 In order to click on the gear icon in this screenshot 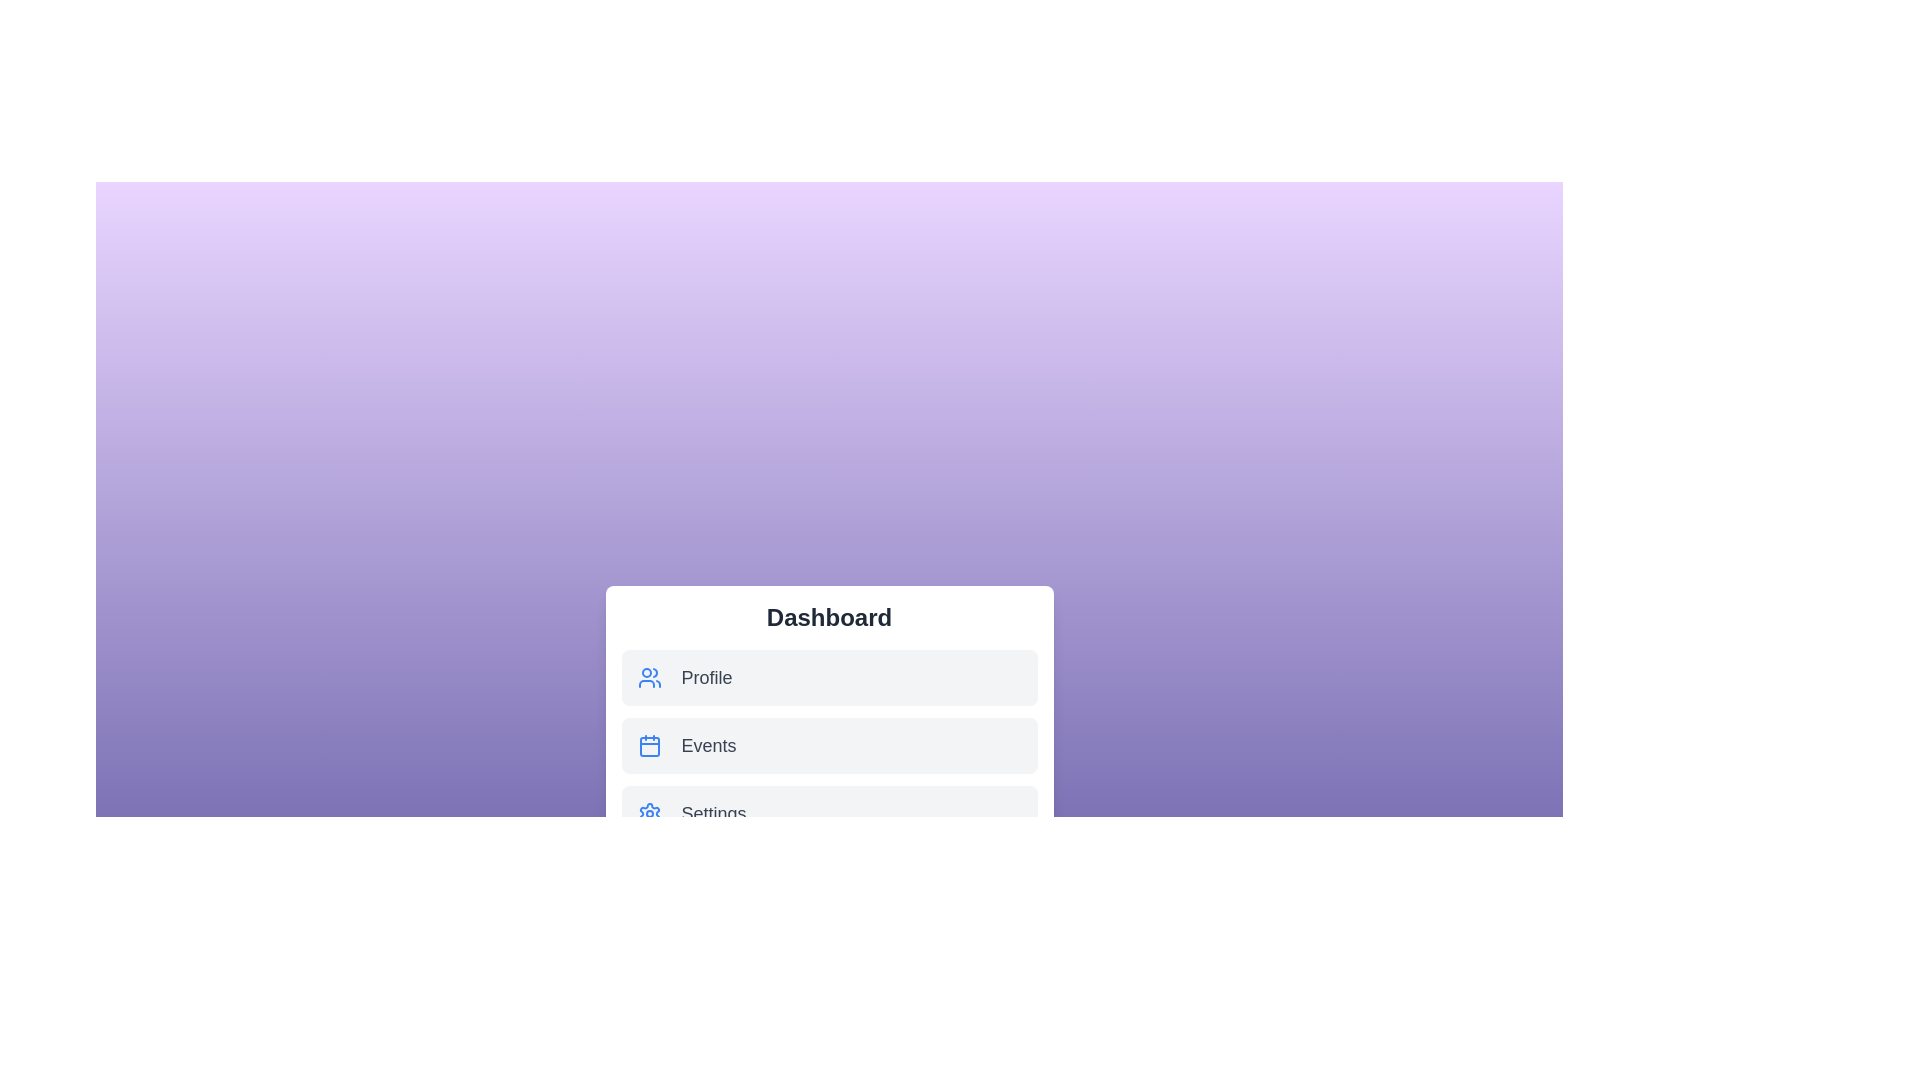, I will do `click(649, 813)`.